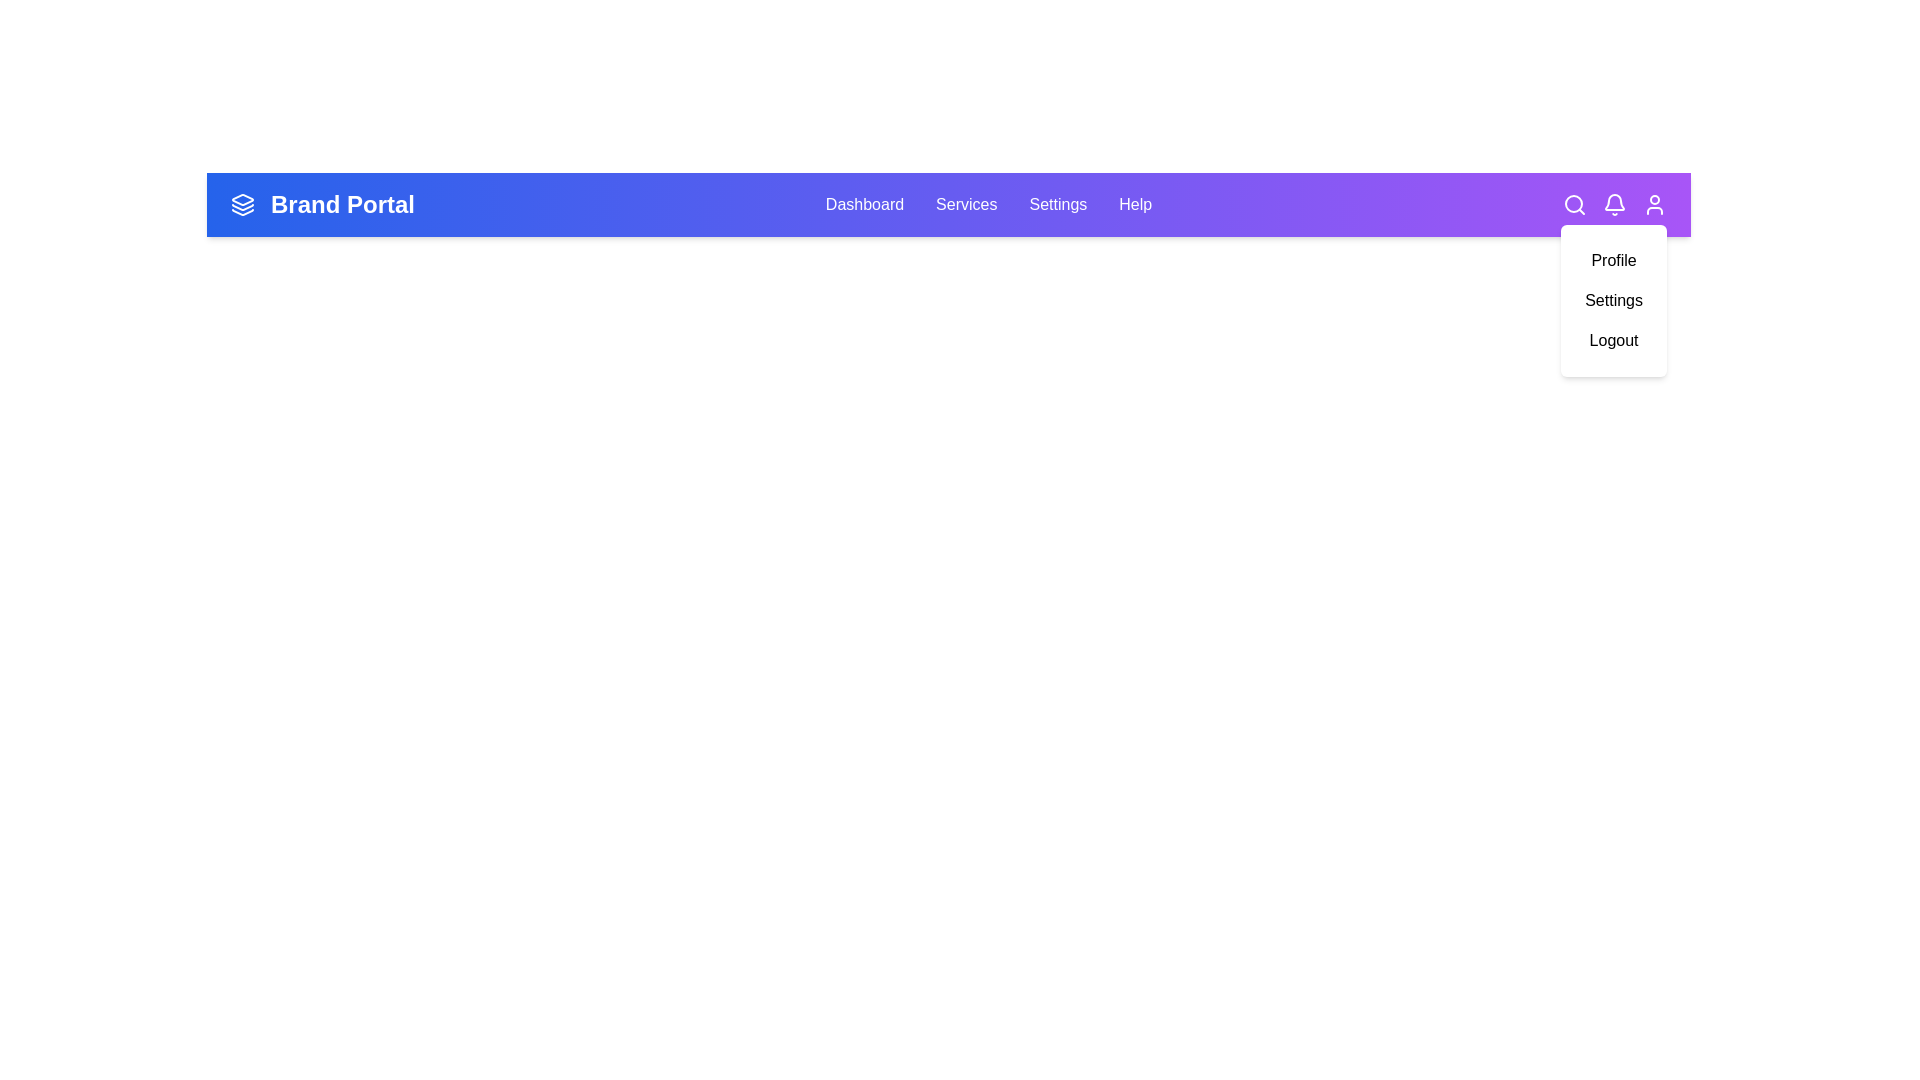 The image size is (1920, 1080). I want to click on the first item in the dropdown menu below the user icon in the top-right corner, so click(1614, 260).